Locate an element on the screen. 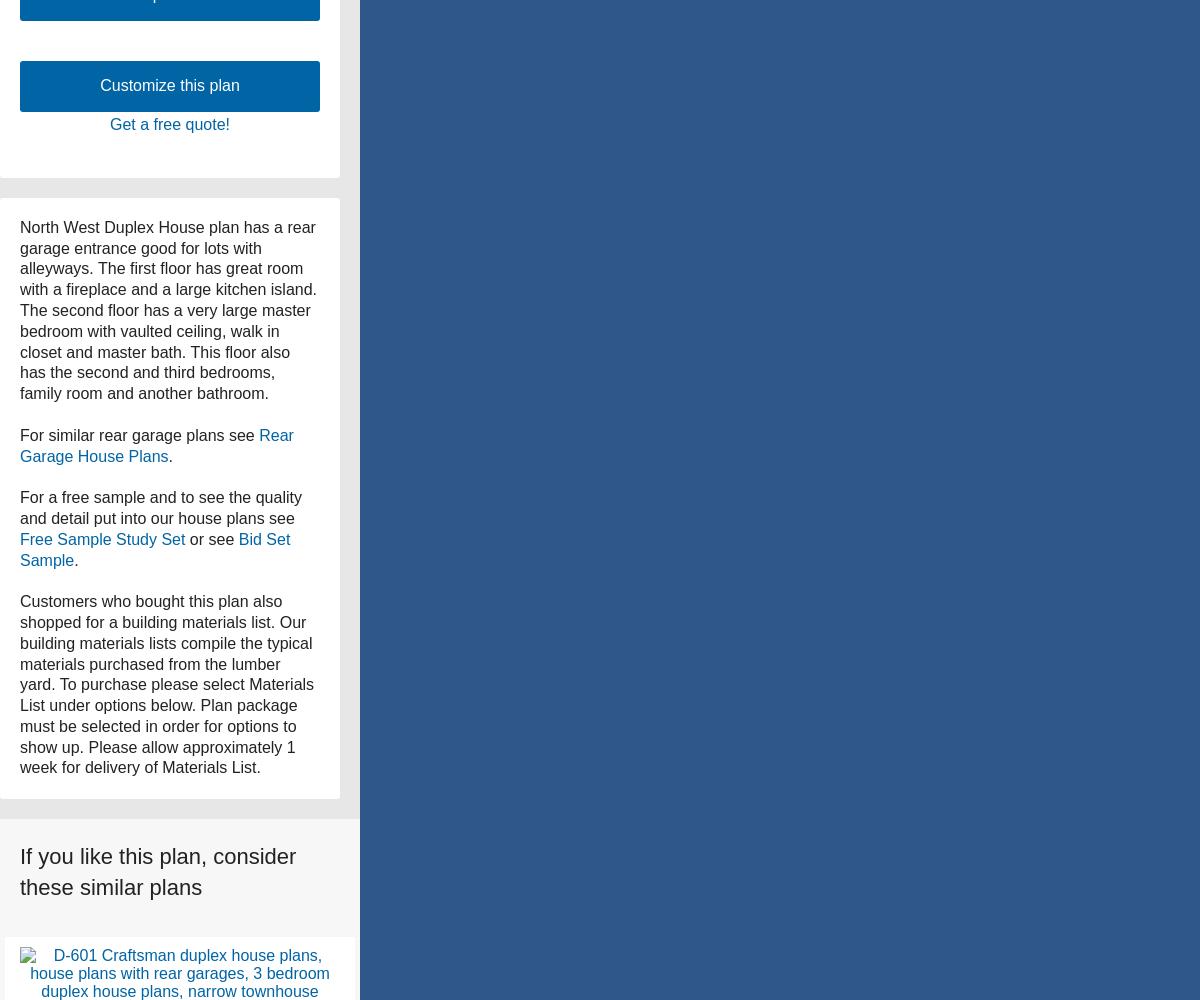 Image resolution: width=1200 pixels, height=1000 pixels. 'Rear Garage House Plans' is located at coordinates (20, 444).